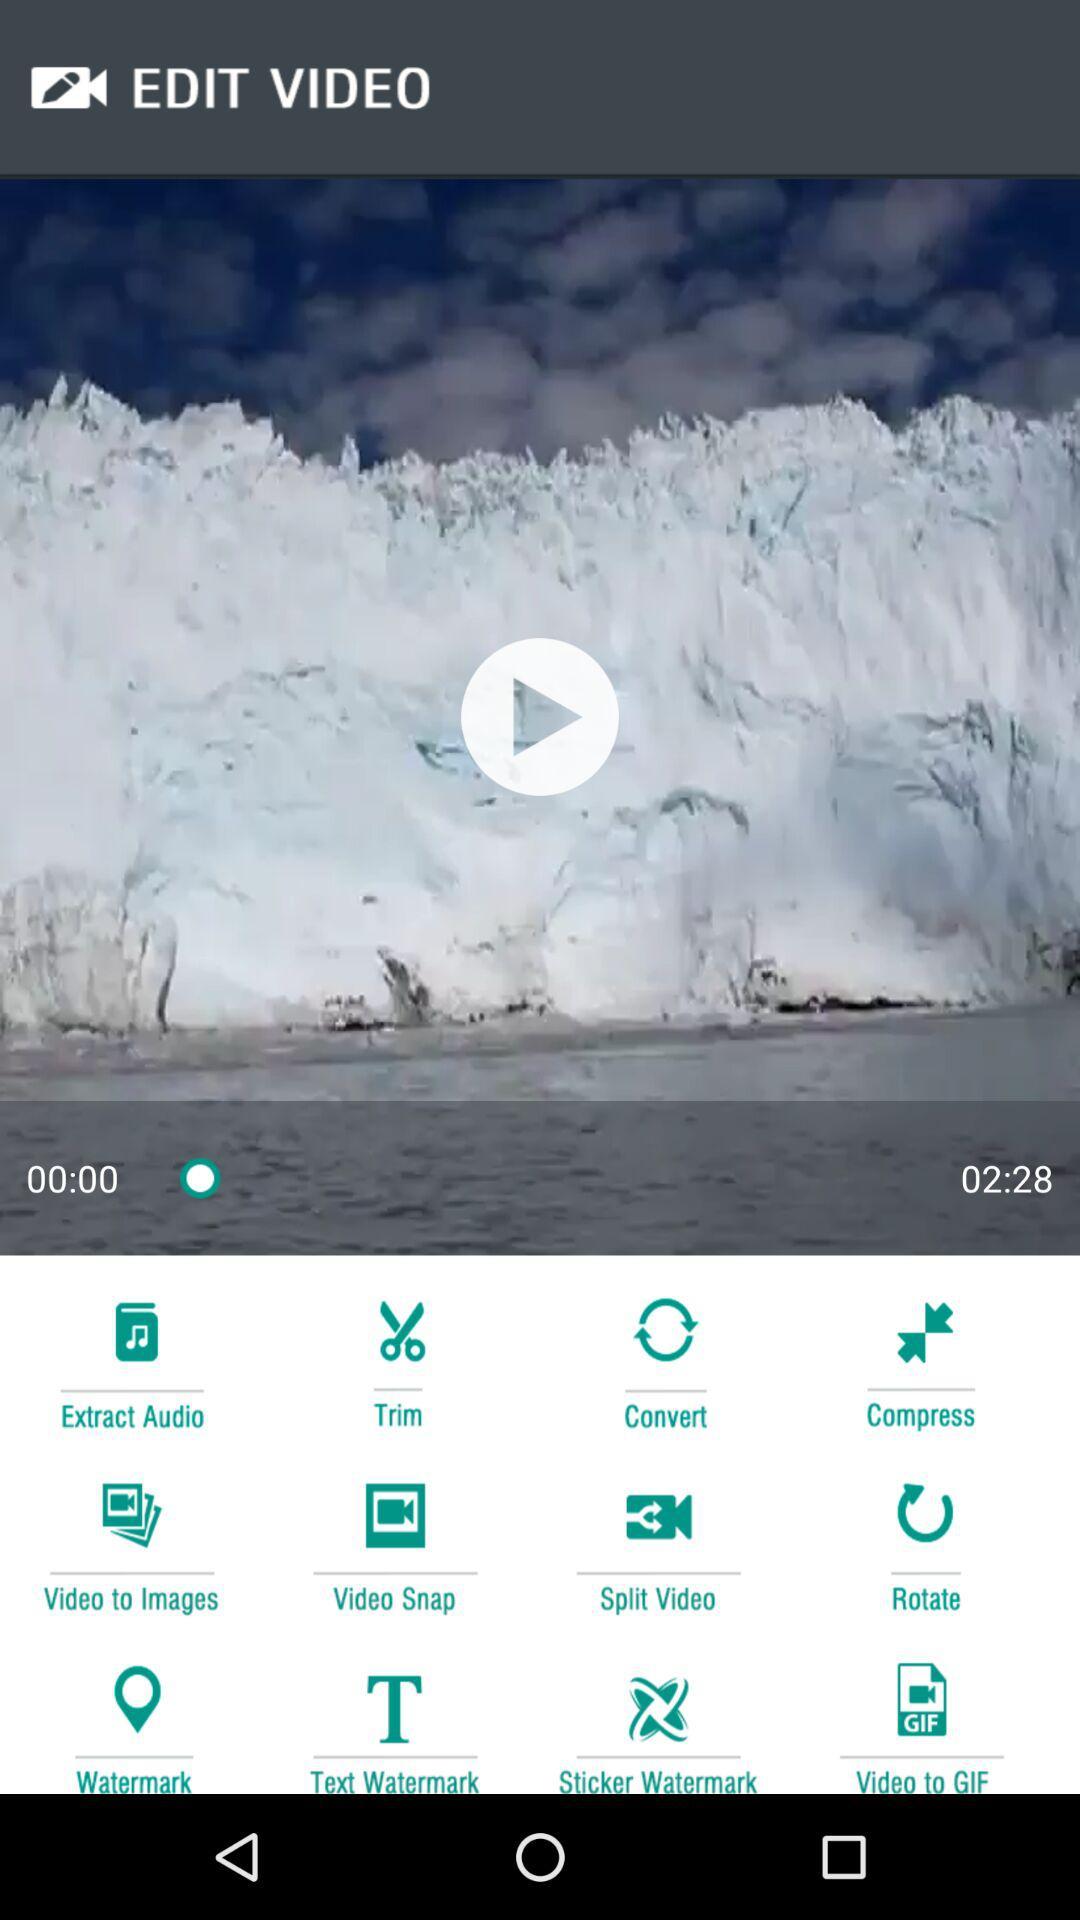 This screenshot has height=1920, width=1080. What do you see at coordinates (131, 1717) in the screenshot?
I see `map` at bounding box center [131, 1717].